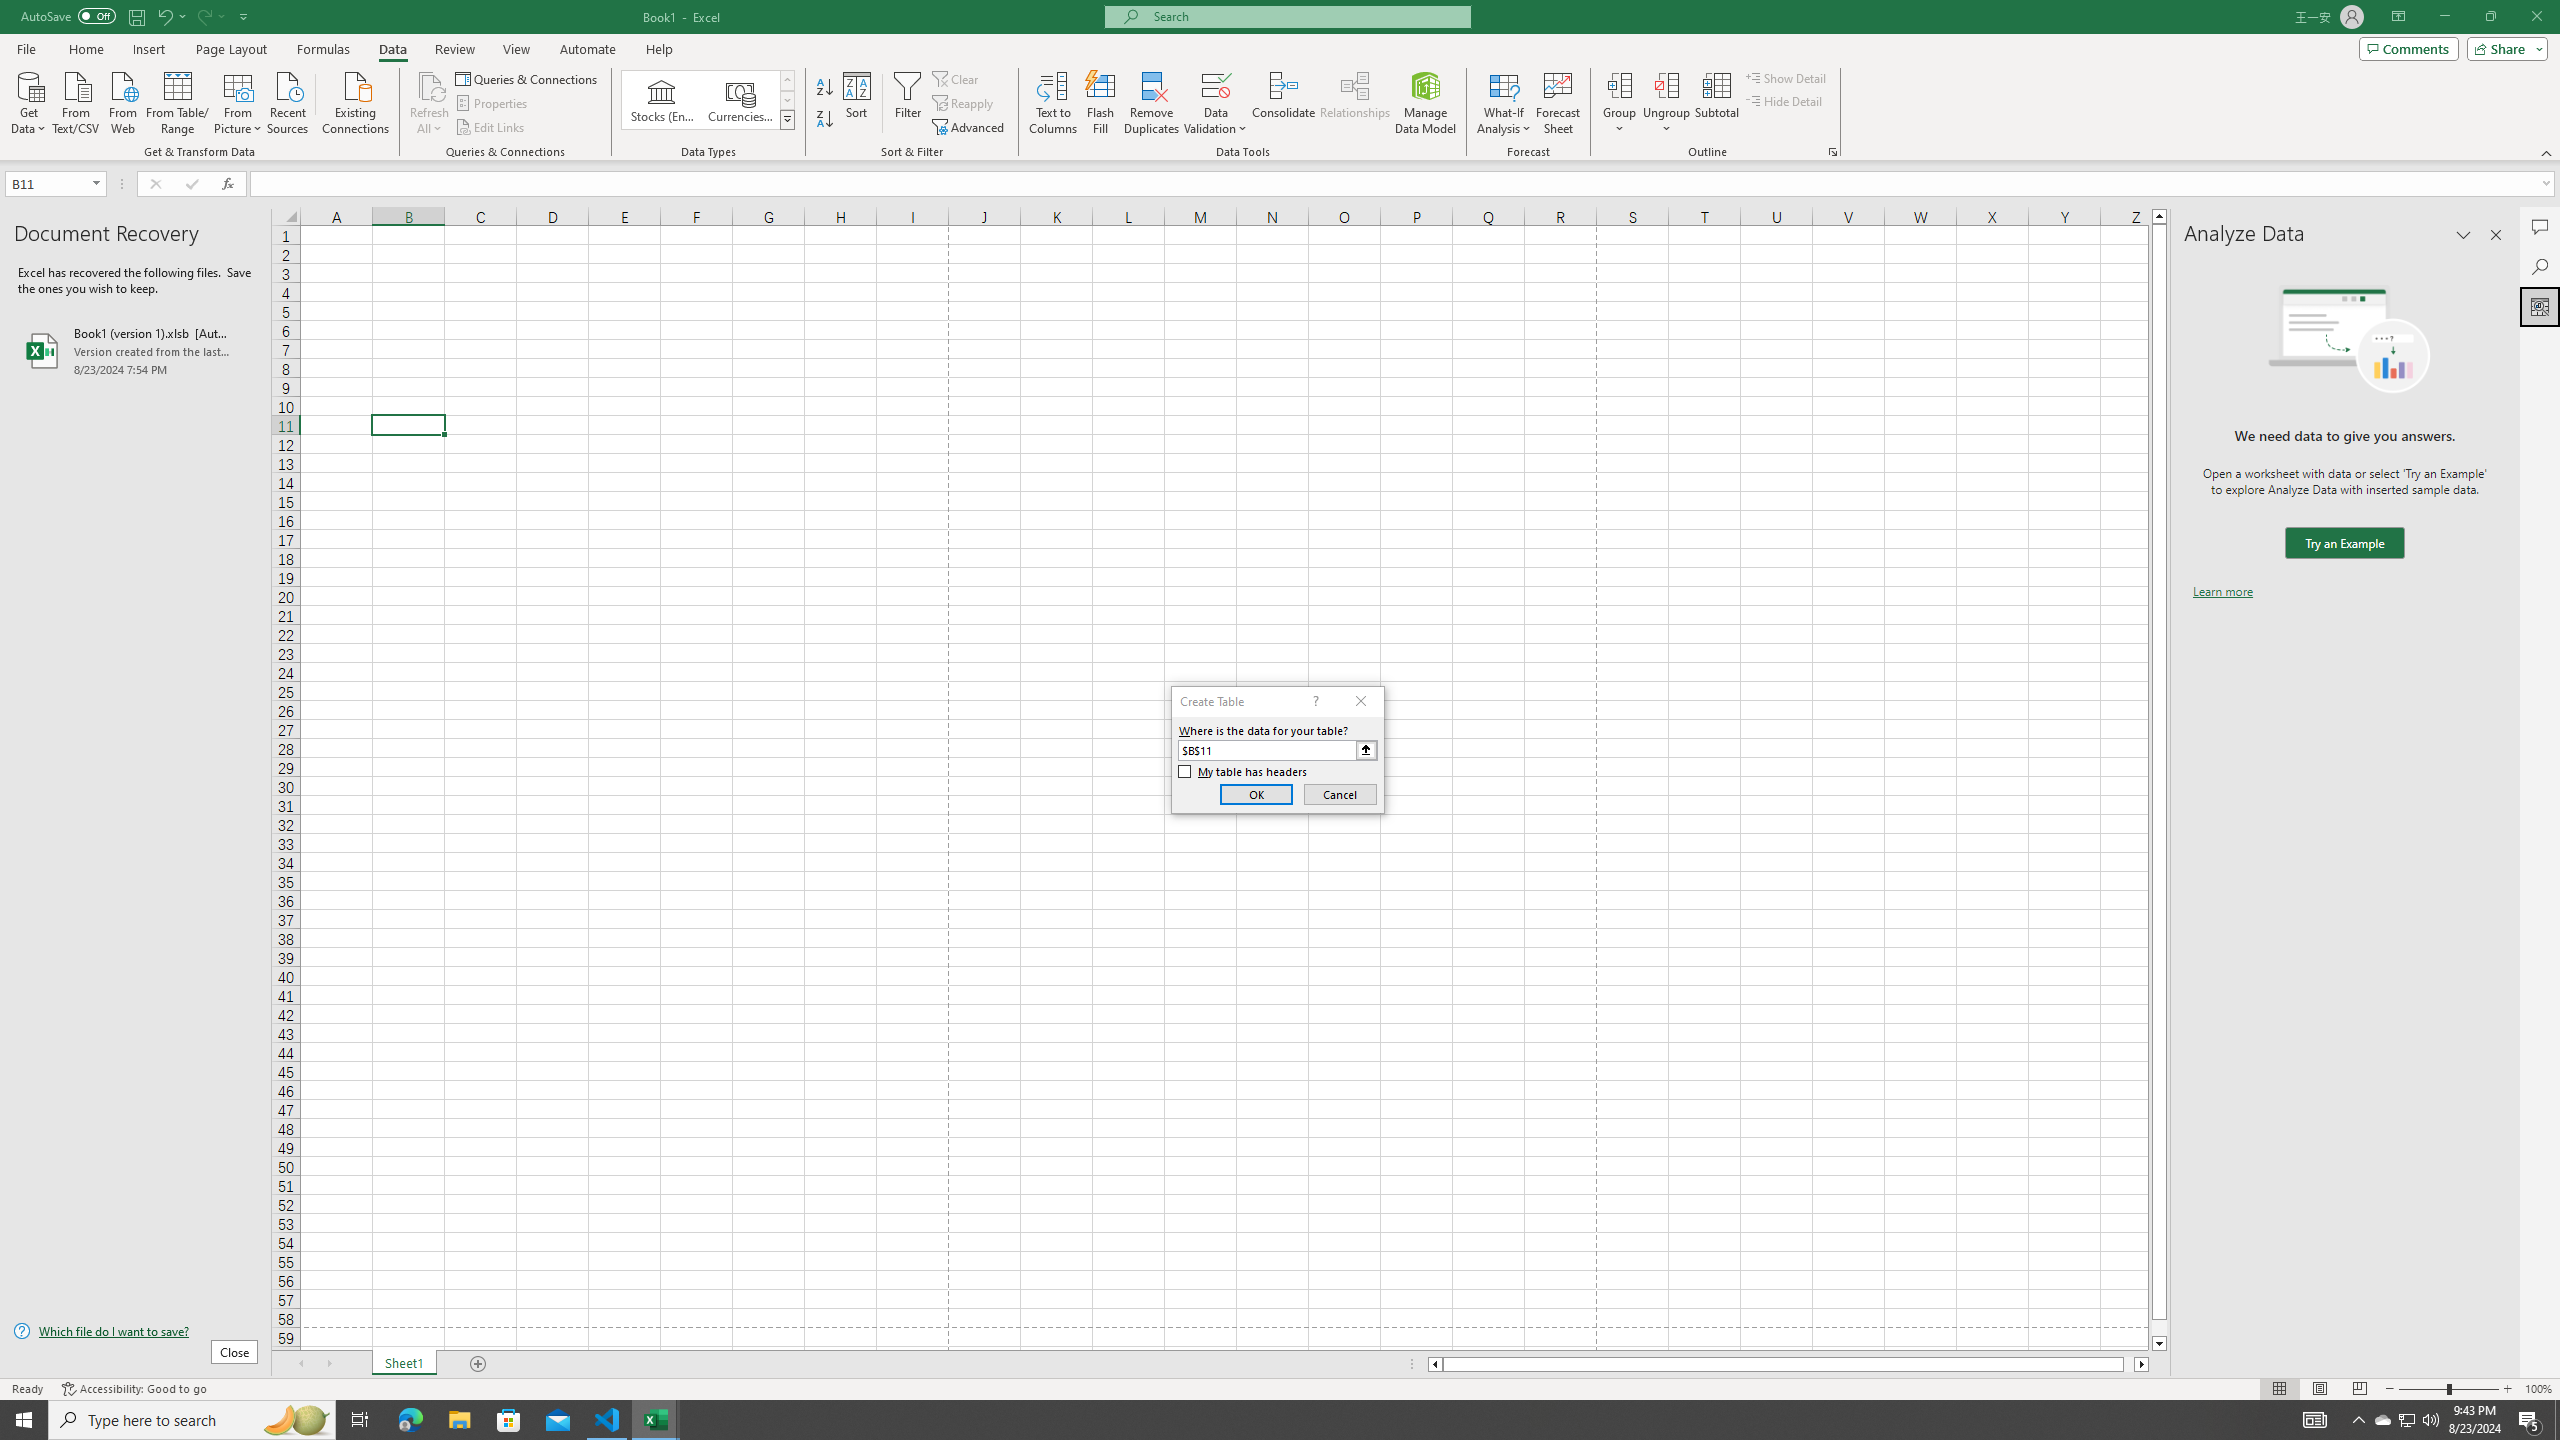 The image size is (2560, 1440). Describe the element at coordinates (1052, 103) in the screenshot. I see `'Text to Columns...'` at that location.